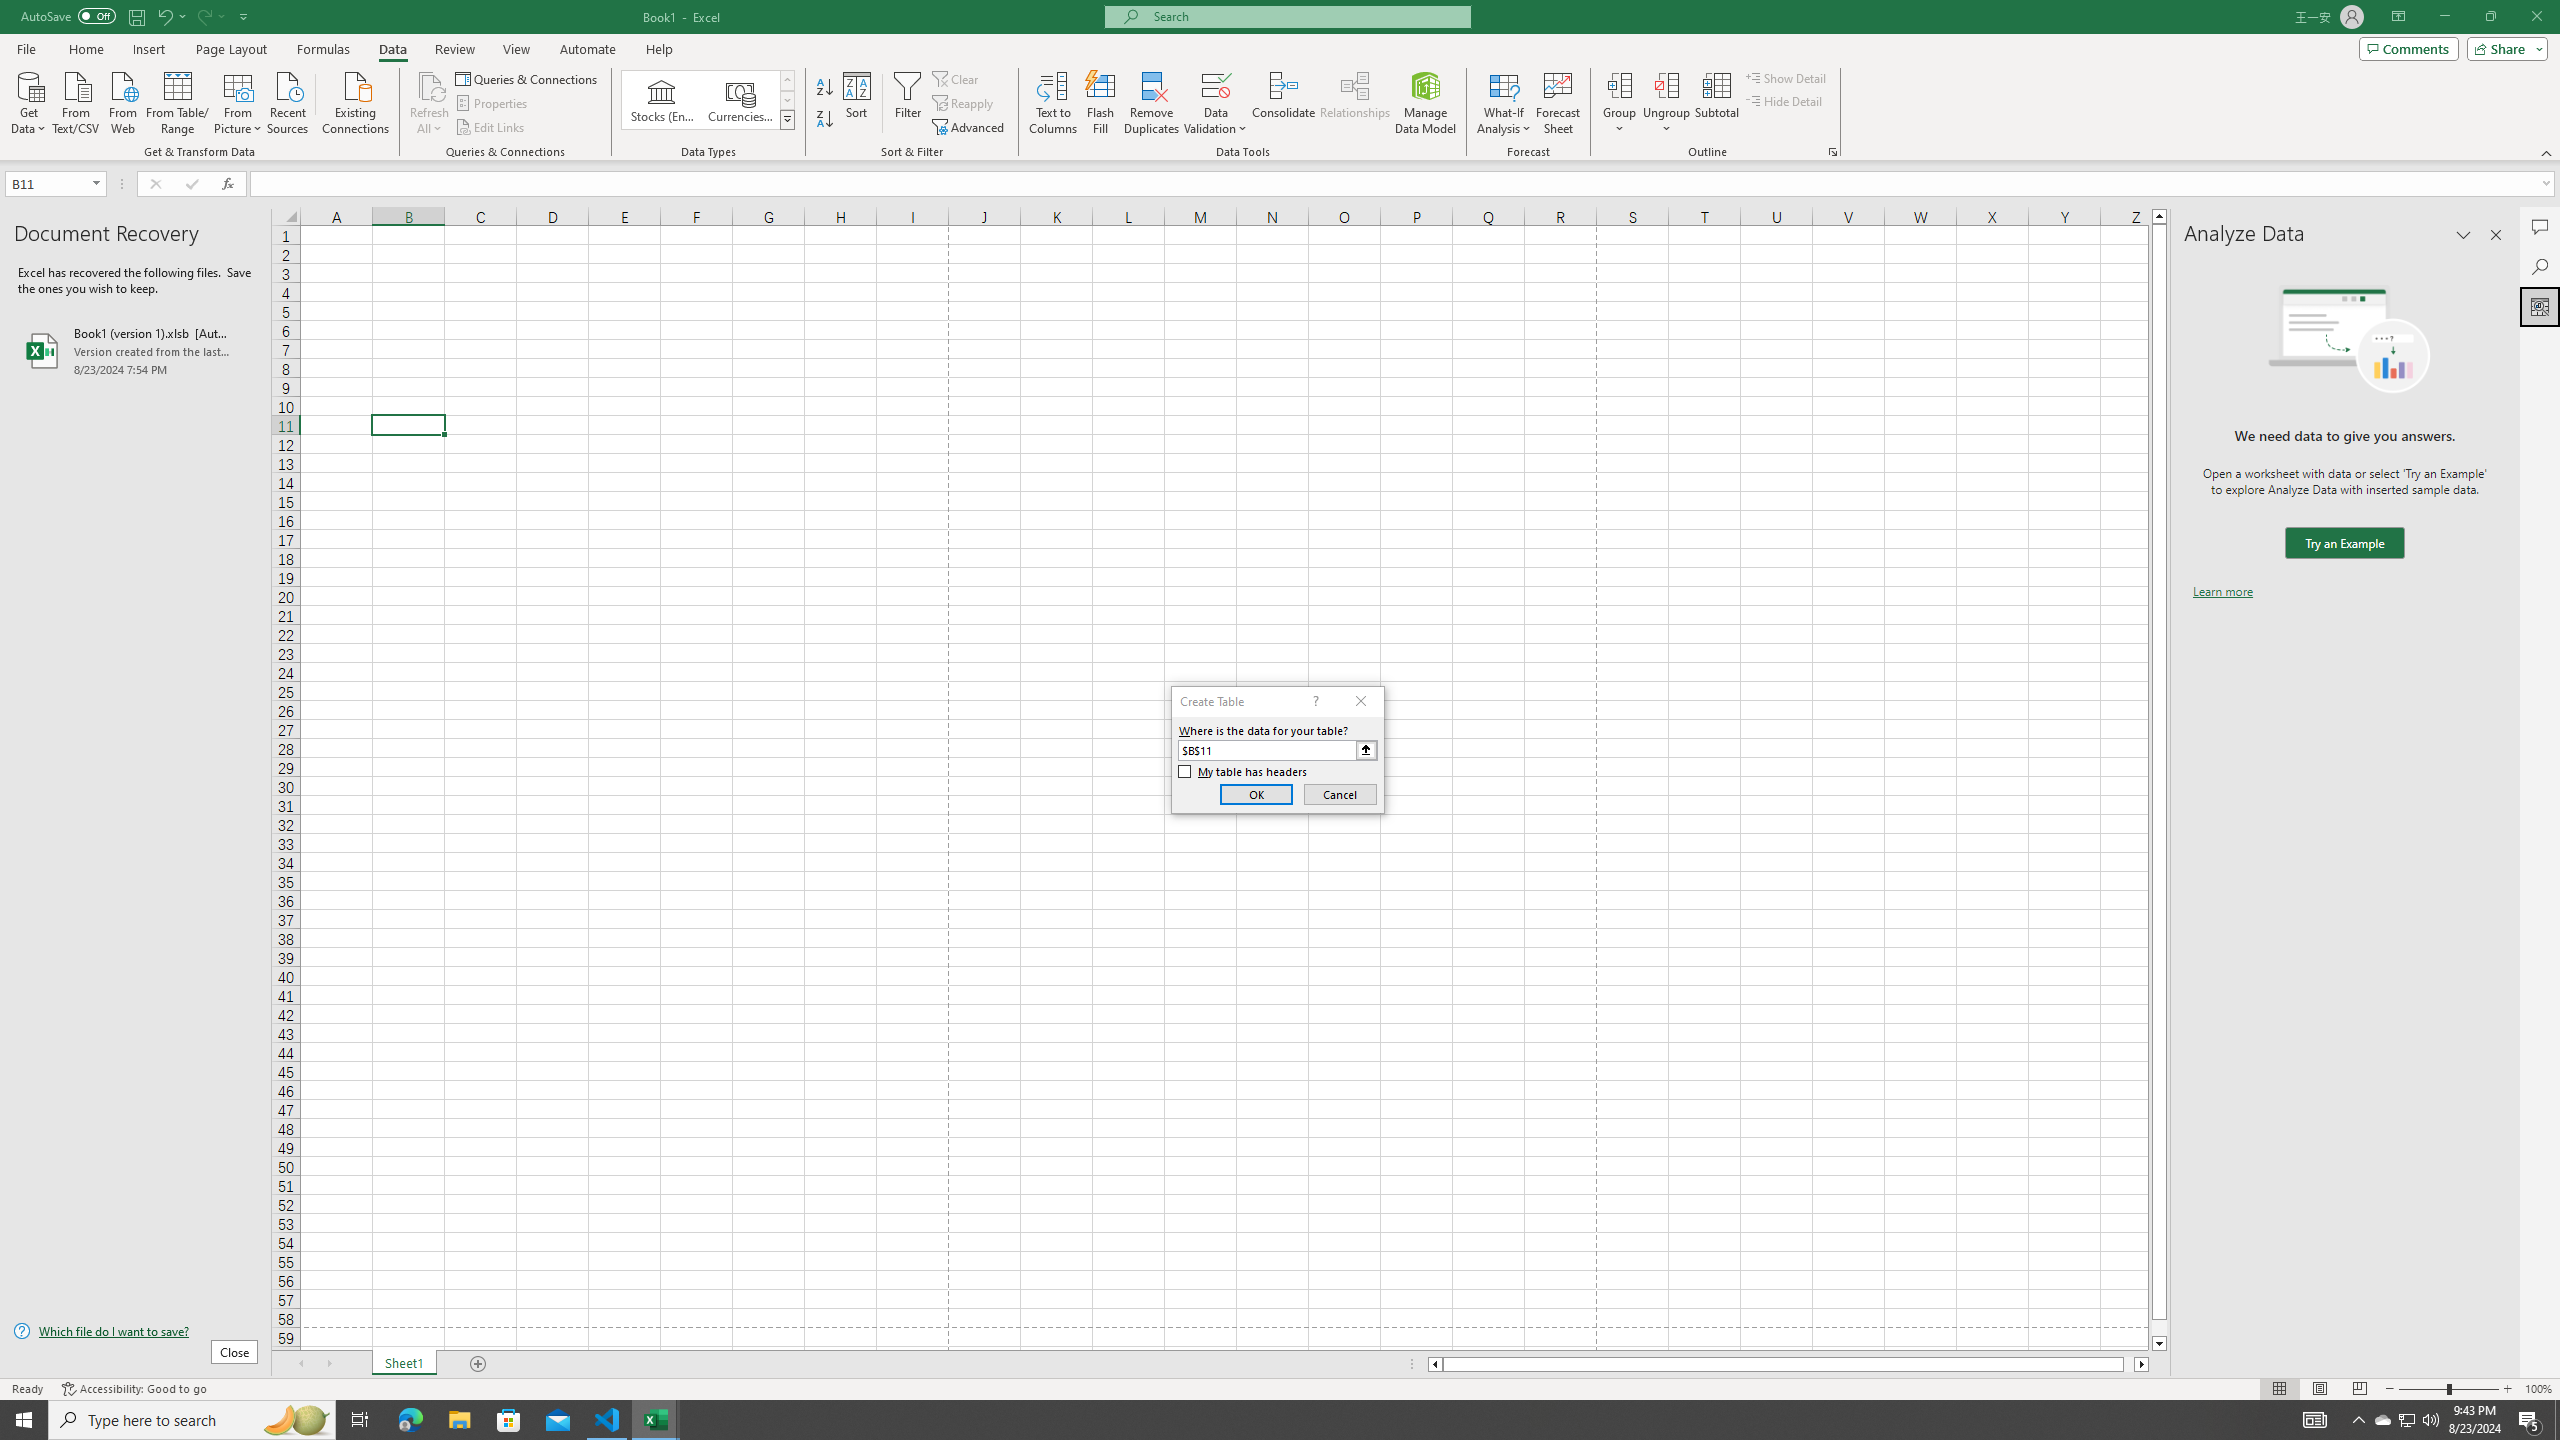 The image size is (2560, 1440). Describe the element at coordinates (1052, 103) in the screenshot. I see `'Text to Columns...'` at that location.